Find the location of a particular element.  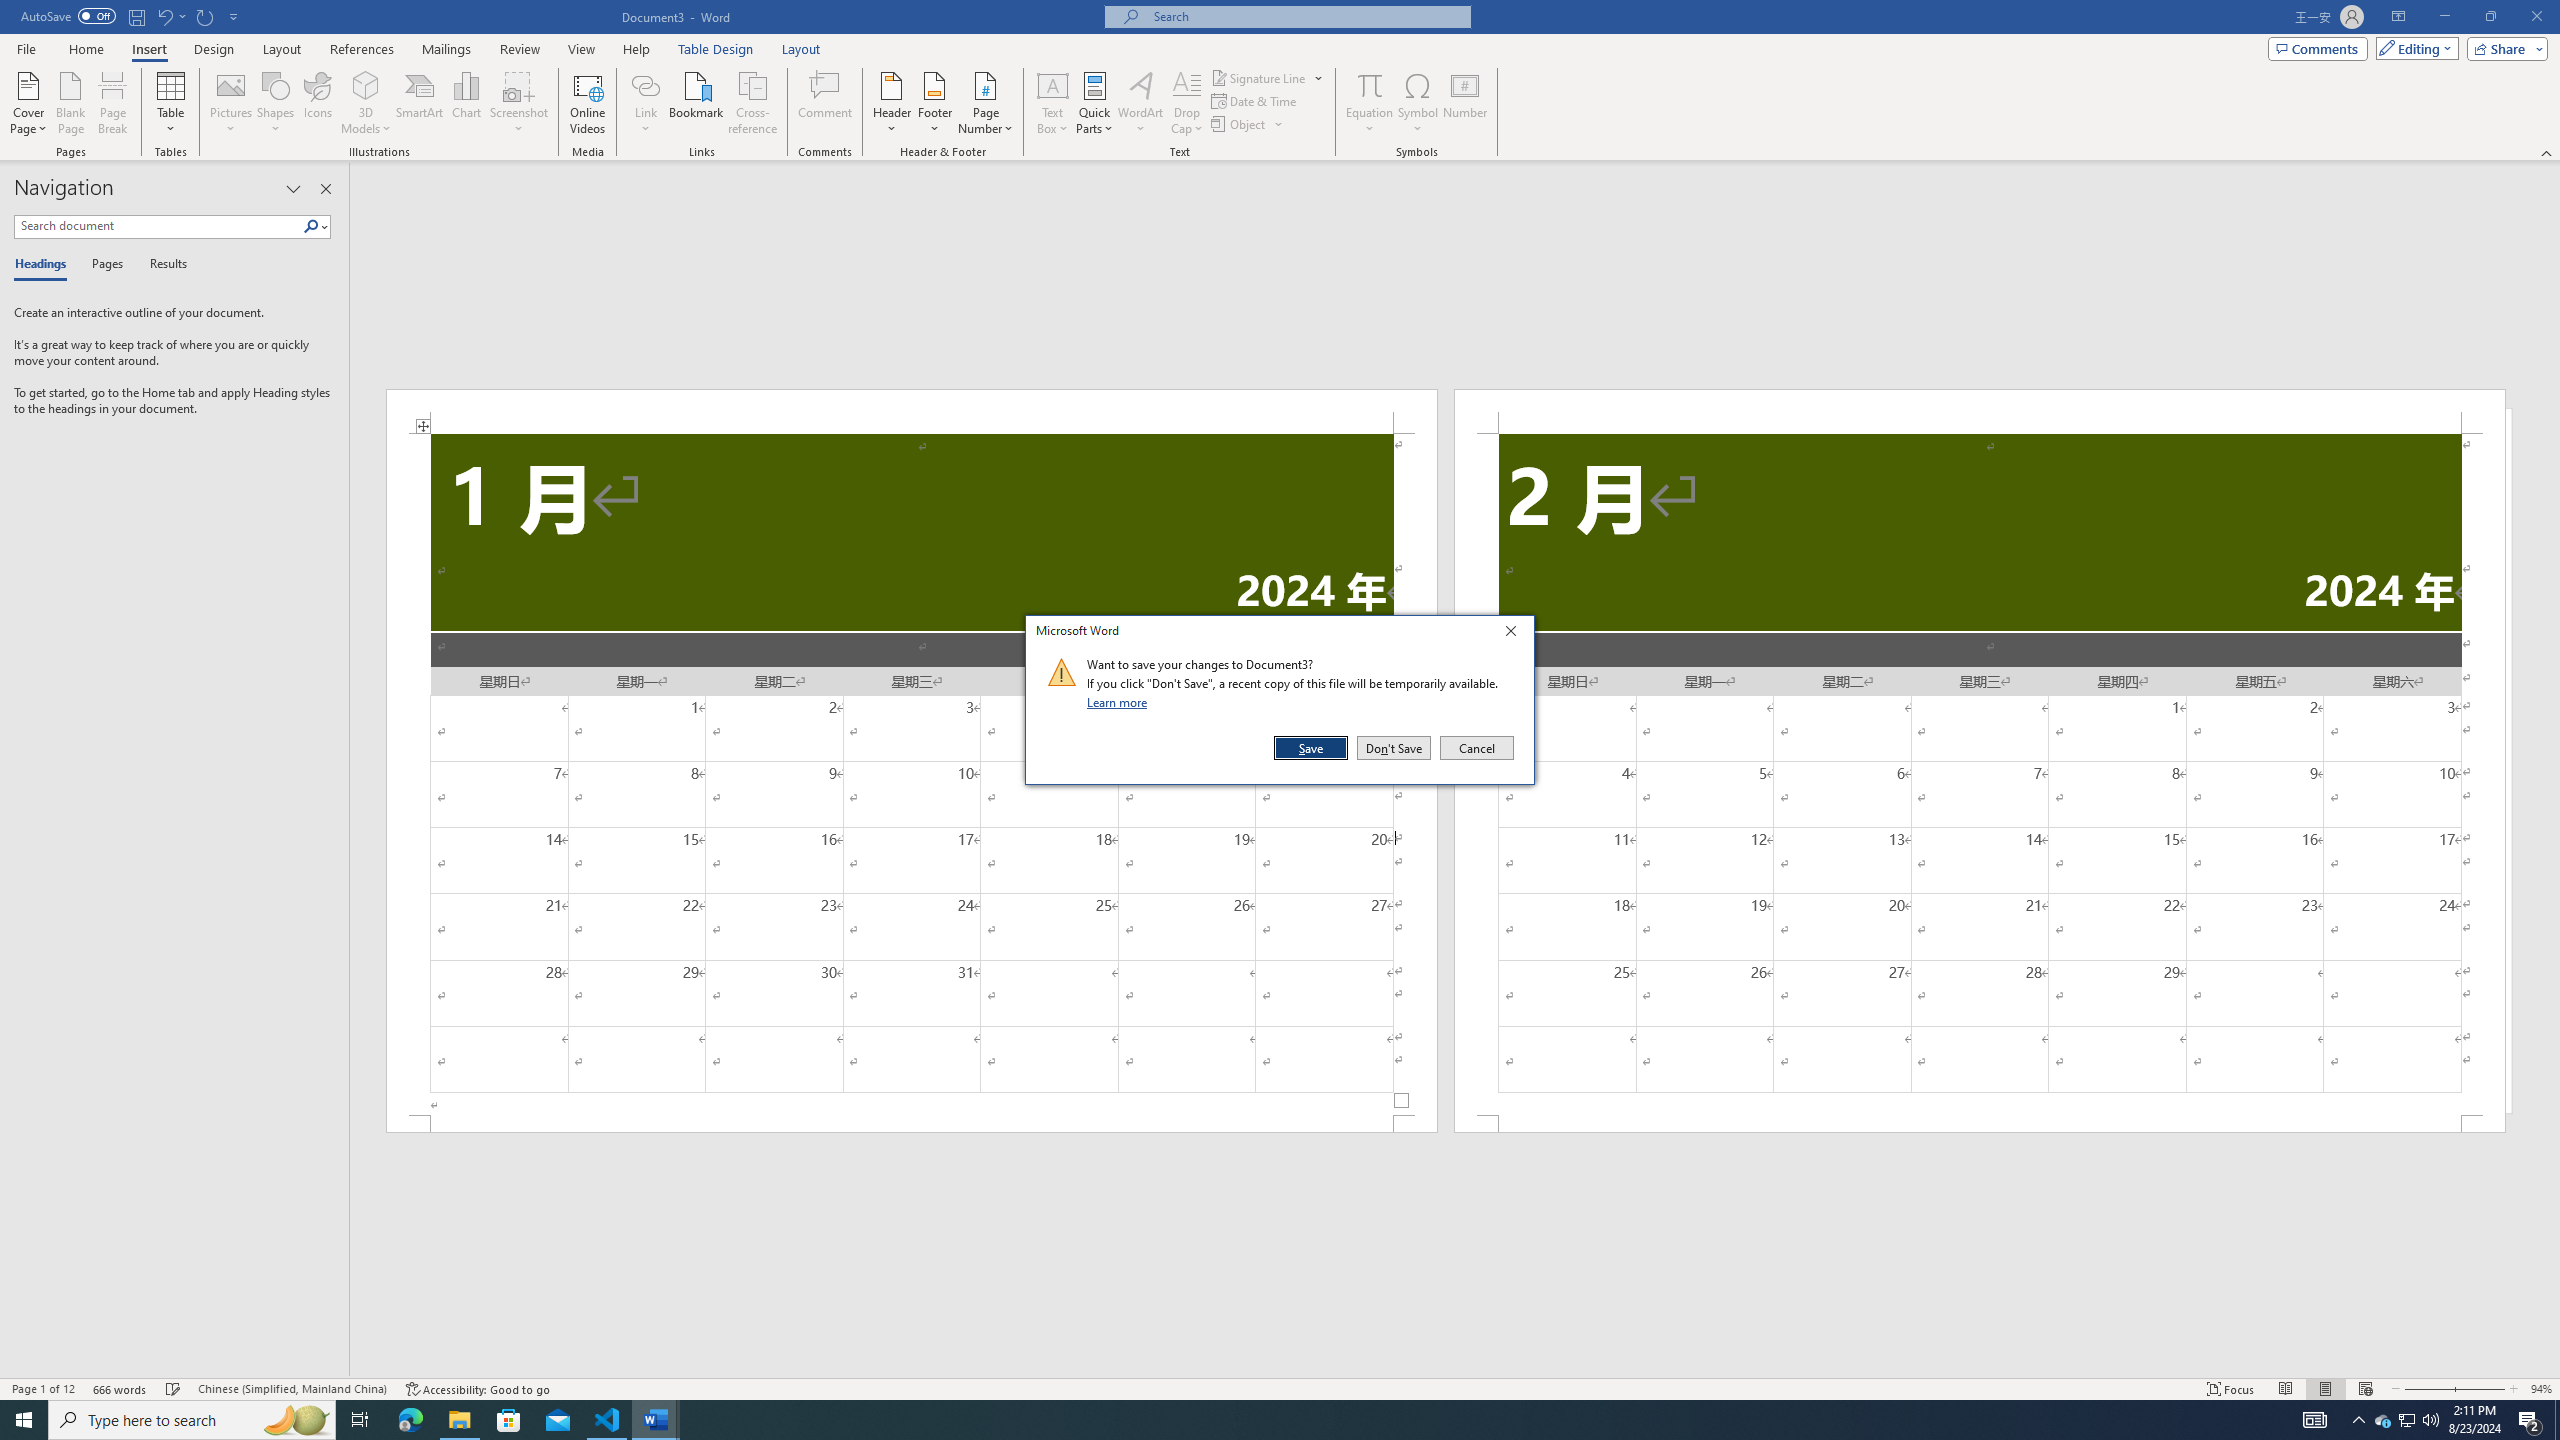

'3D Models' is located at coordinates (366, 103).